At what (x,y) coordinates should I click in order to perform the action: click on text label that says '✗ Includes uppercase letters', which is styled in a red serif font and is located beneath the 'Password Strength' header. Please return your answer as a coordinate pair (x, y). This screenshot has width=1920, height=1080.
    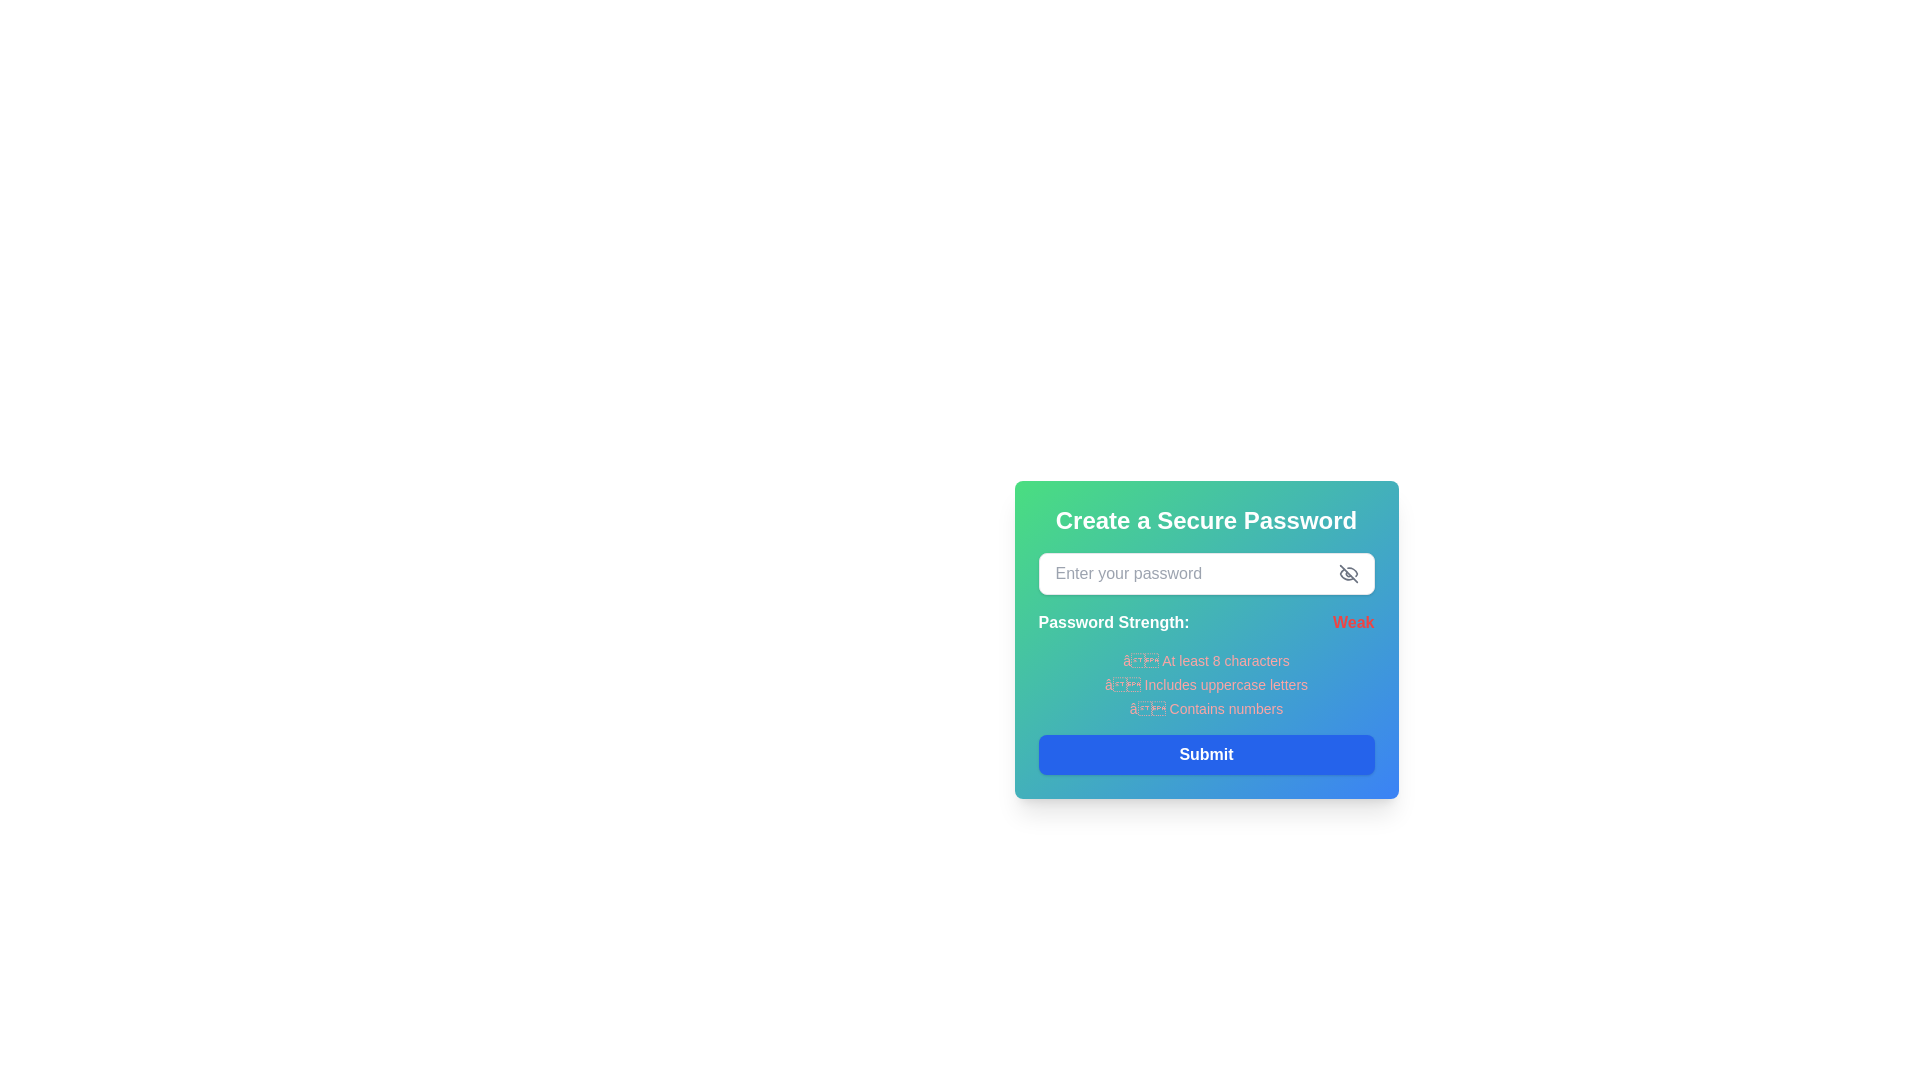
    Looking at the image, I should click on (1205, 684).